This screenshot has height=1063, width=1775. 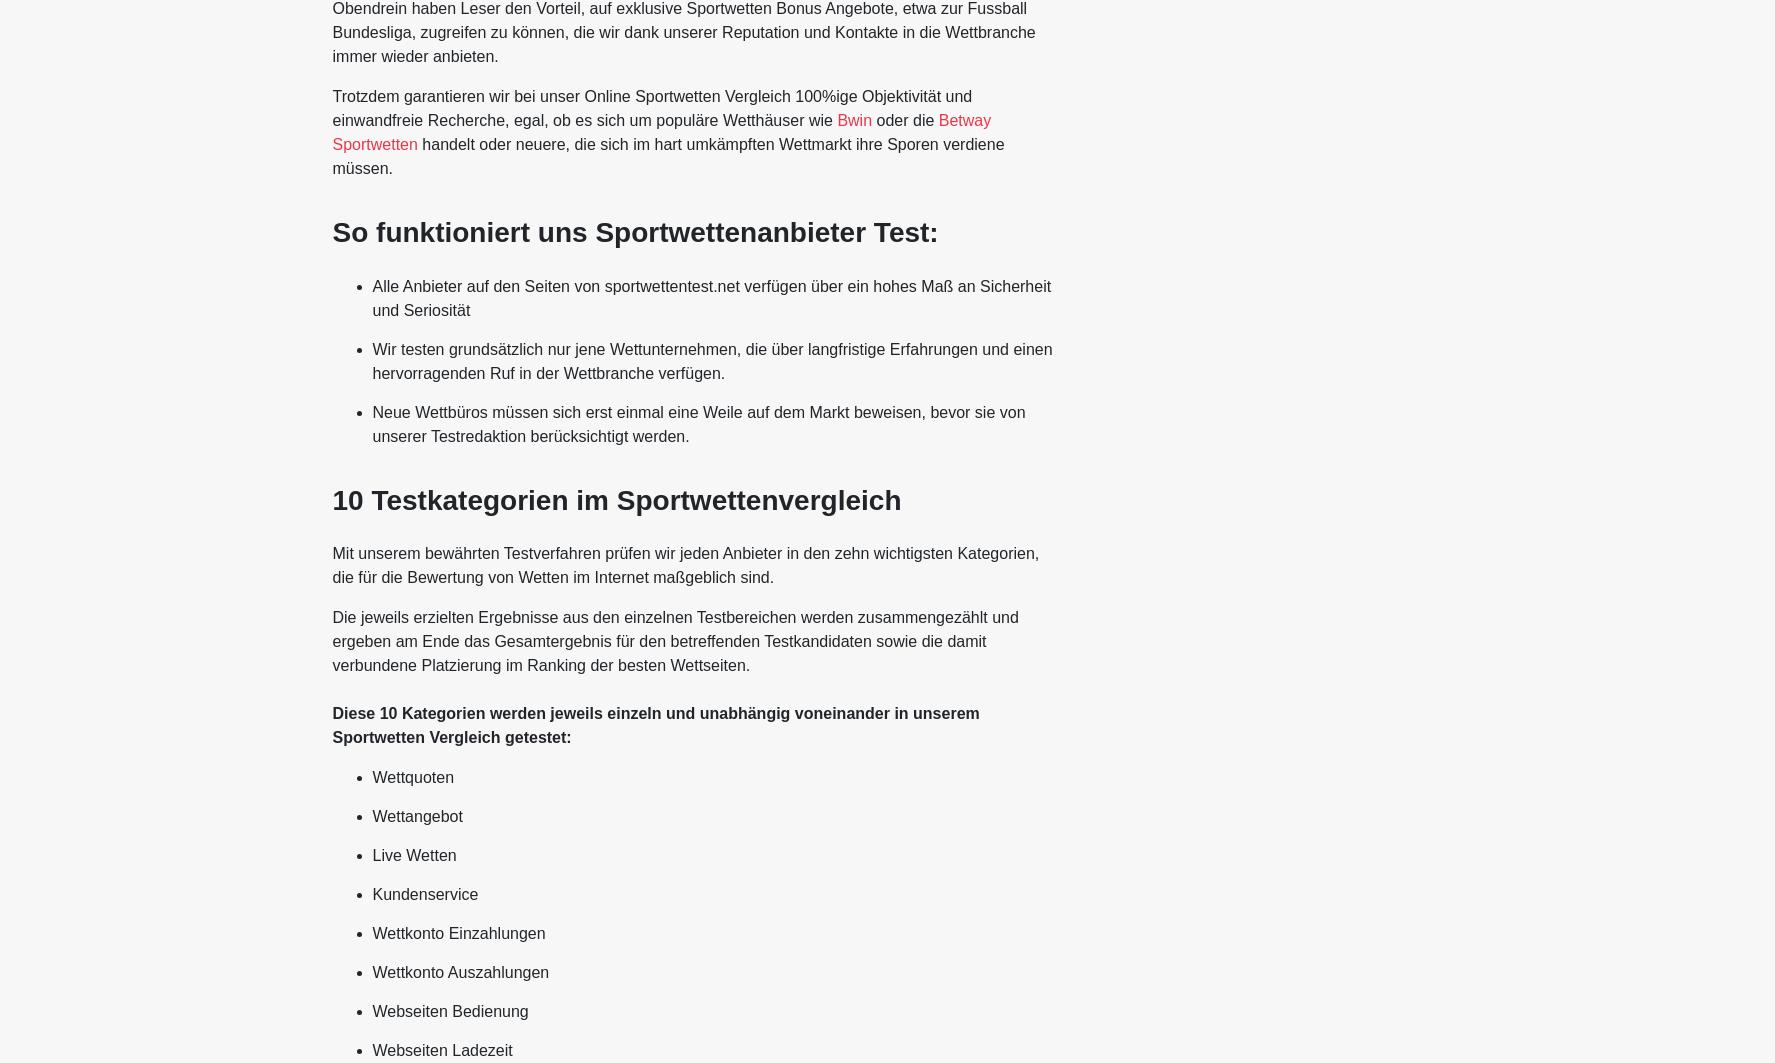 I want to click on 'Wettkonto Einzahlungen', so click(x=458, y=932).